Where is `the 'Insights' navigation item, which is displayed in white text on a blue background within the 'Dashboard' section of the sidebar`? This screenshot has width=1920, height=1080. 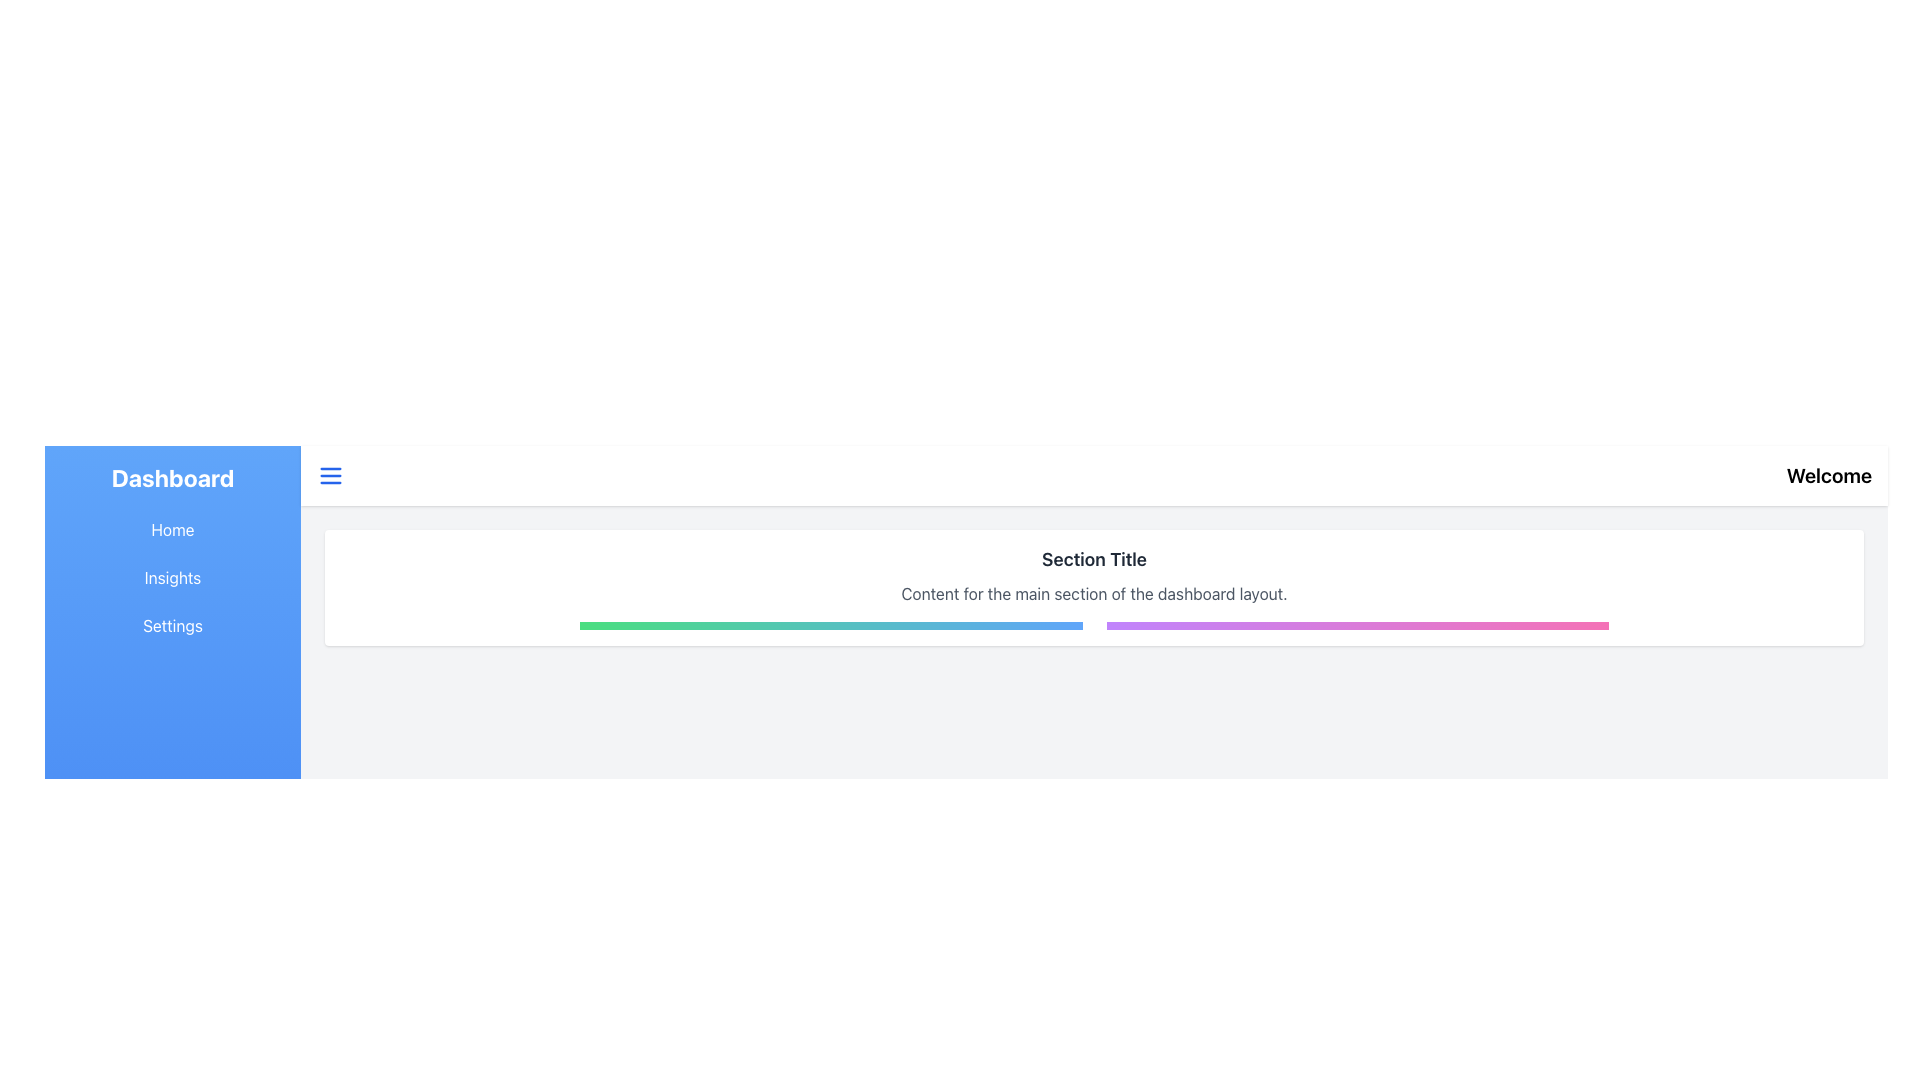 the 'Insights' navigation item, which is displayed in white text on a blue background within the 'Dashboard' section of the sidebar is located at coordinates (172, 578).